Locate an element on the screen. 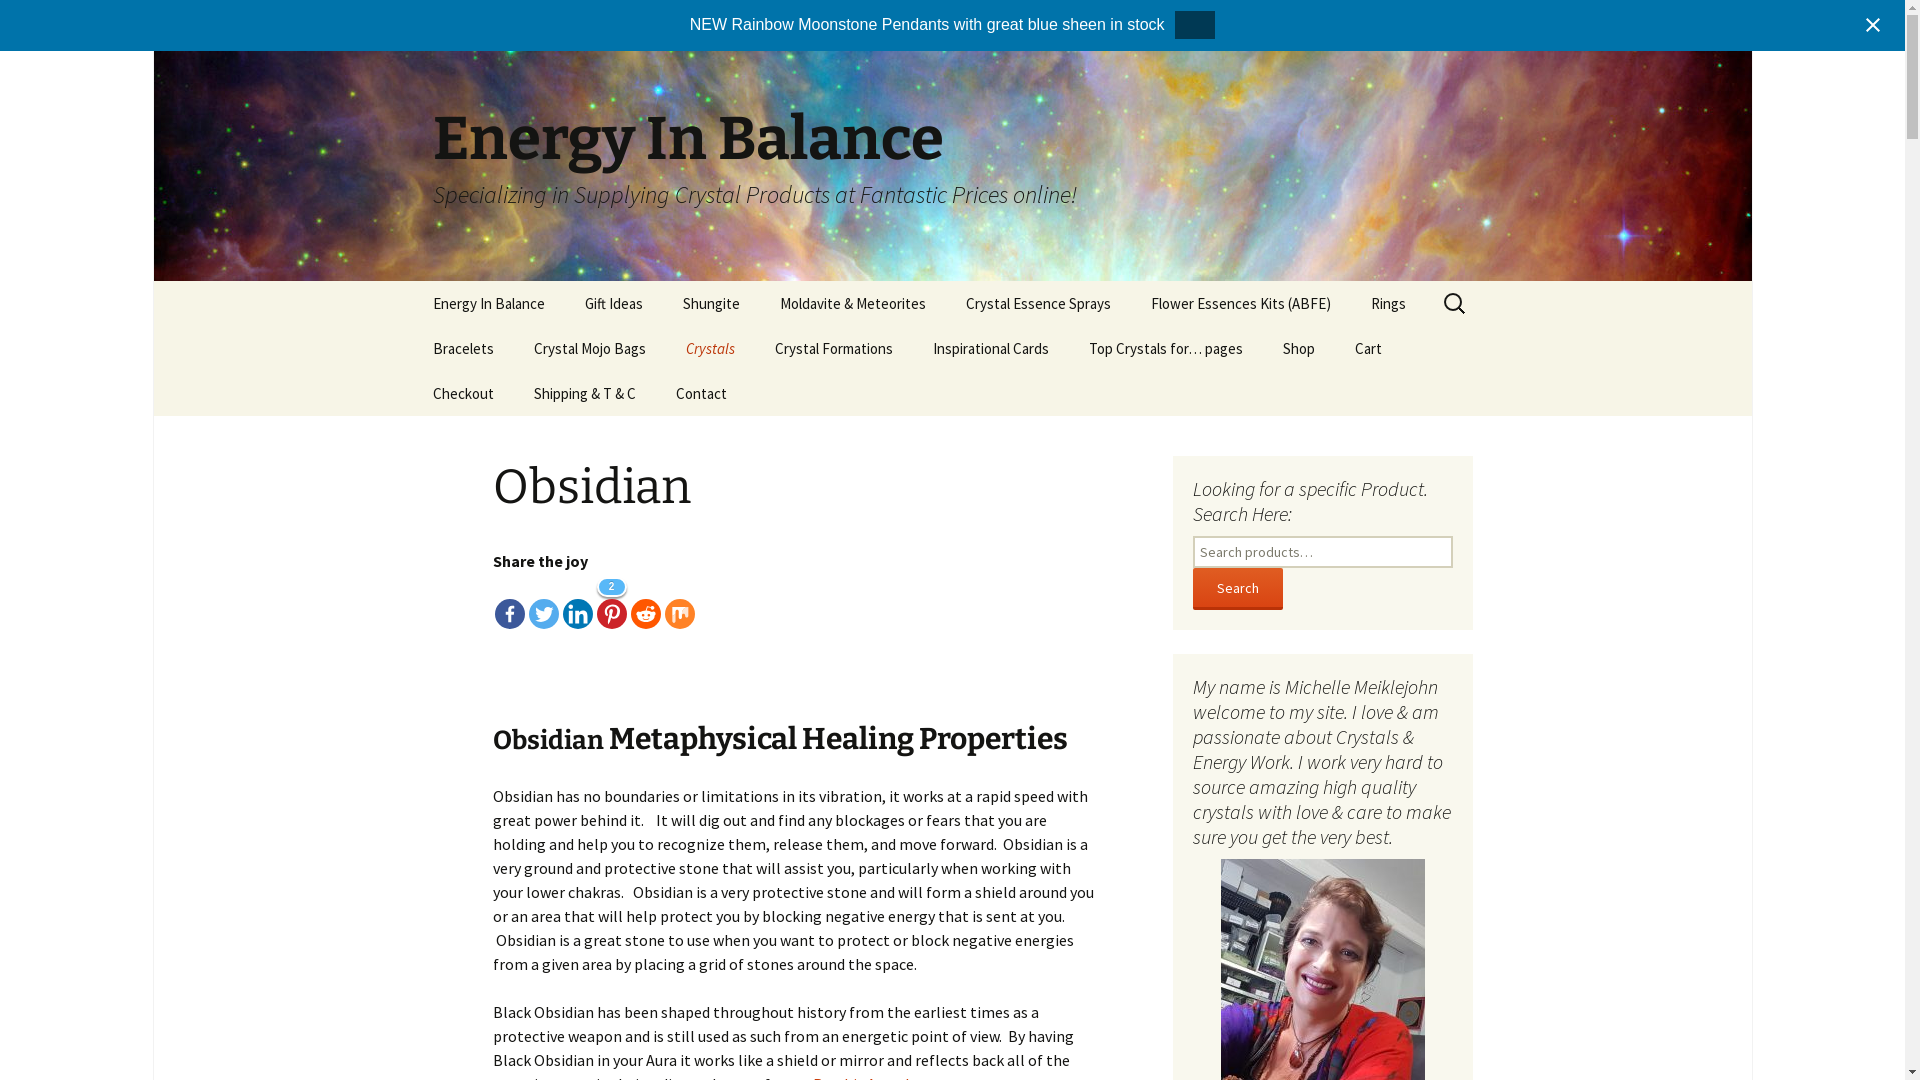 The image size is (1920, 1080). 'Shungite' is located at coordinates (710, 303).